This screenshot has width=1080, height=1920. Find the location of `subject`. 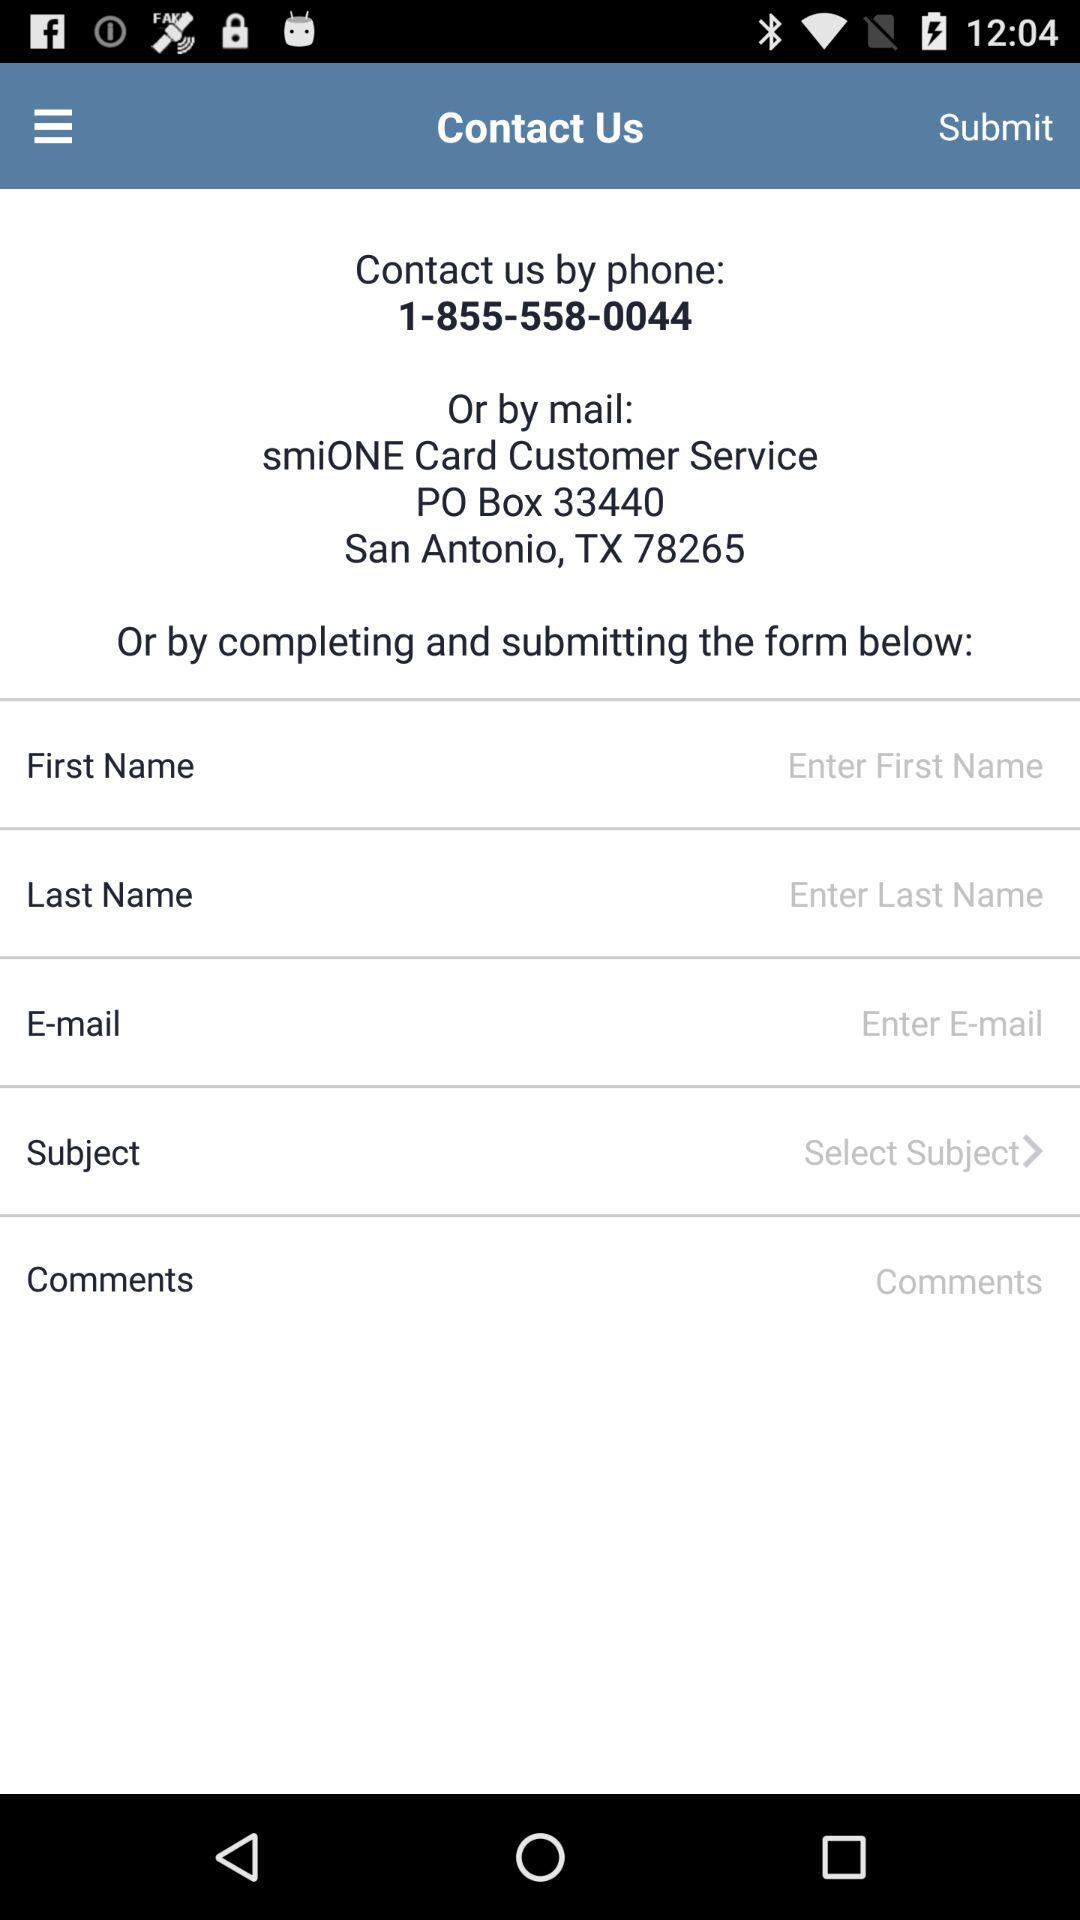

subject is located at coordinates (596, 1151).